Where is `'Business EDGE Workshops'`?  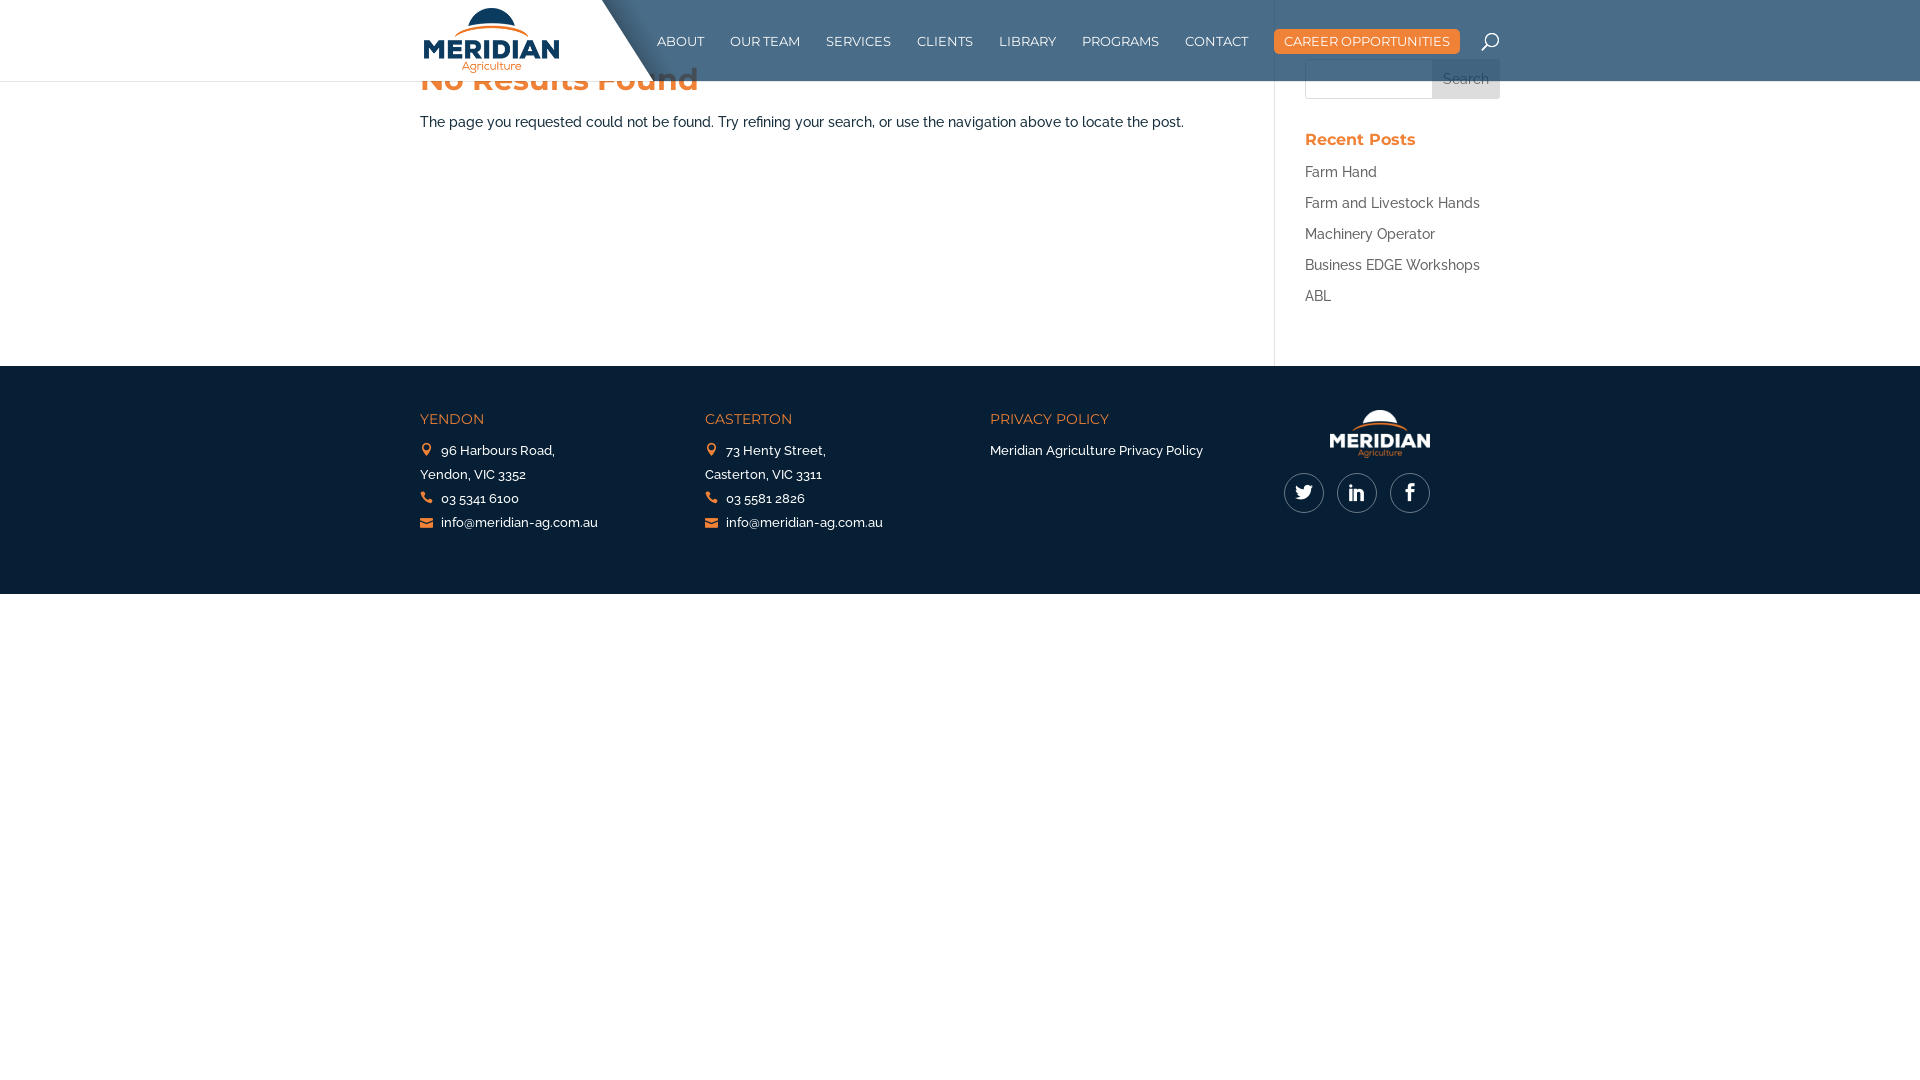
'Business EDGE Workshops' is located at coordinates (1391, 264).